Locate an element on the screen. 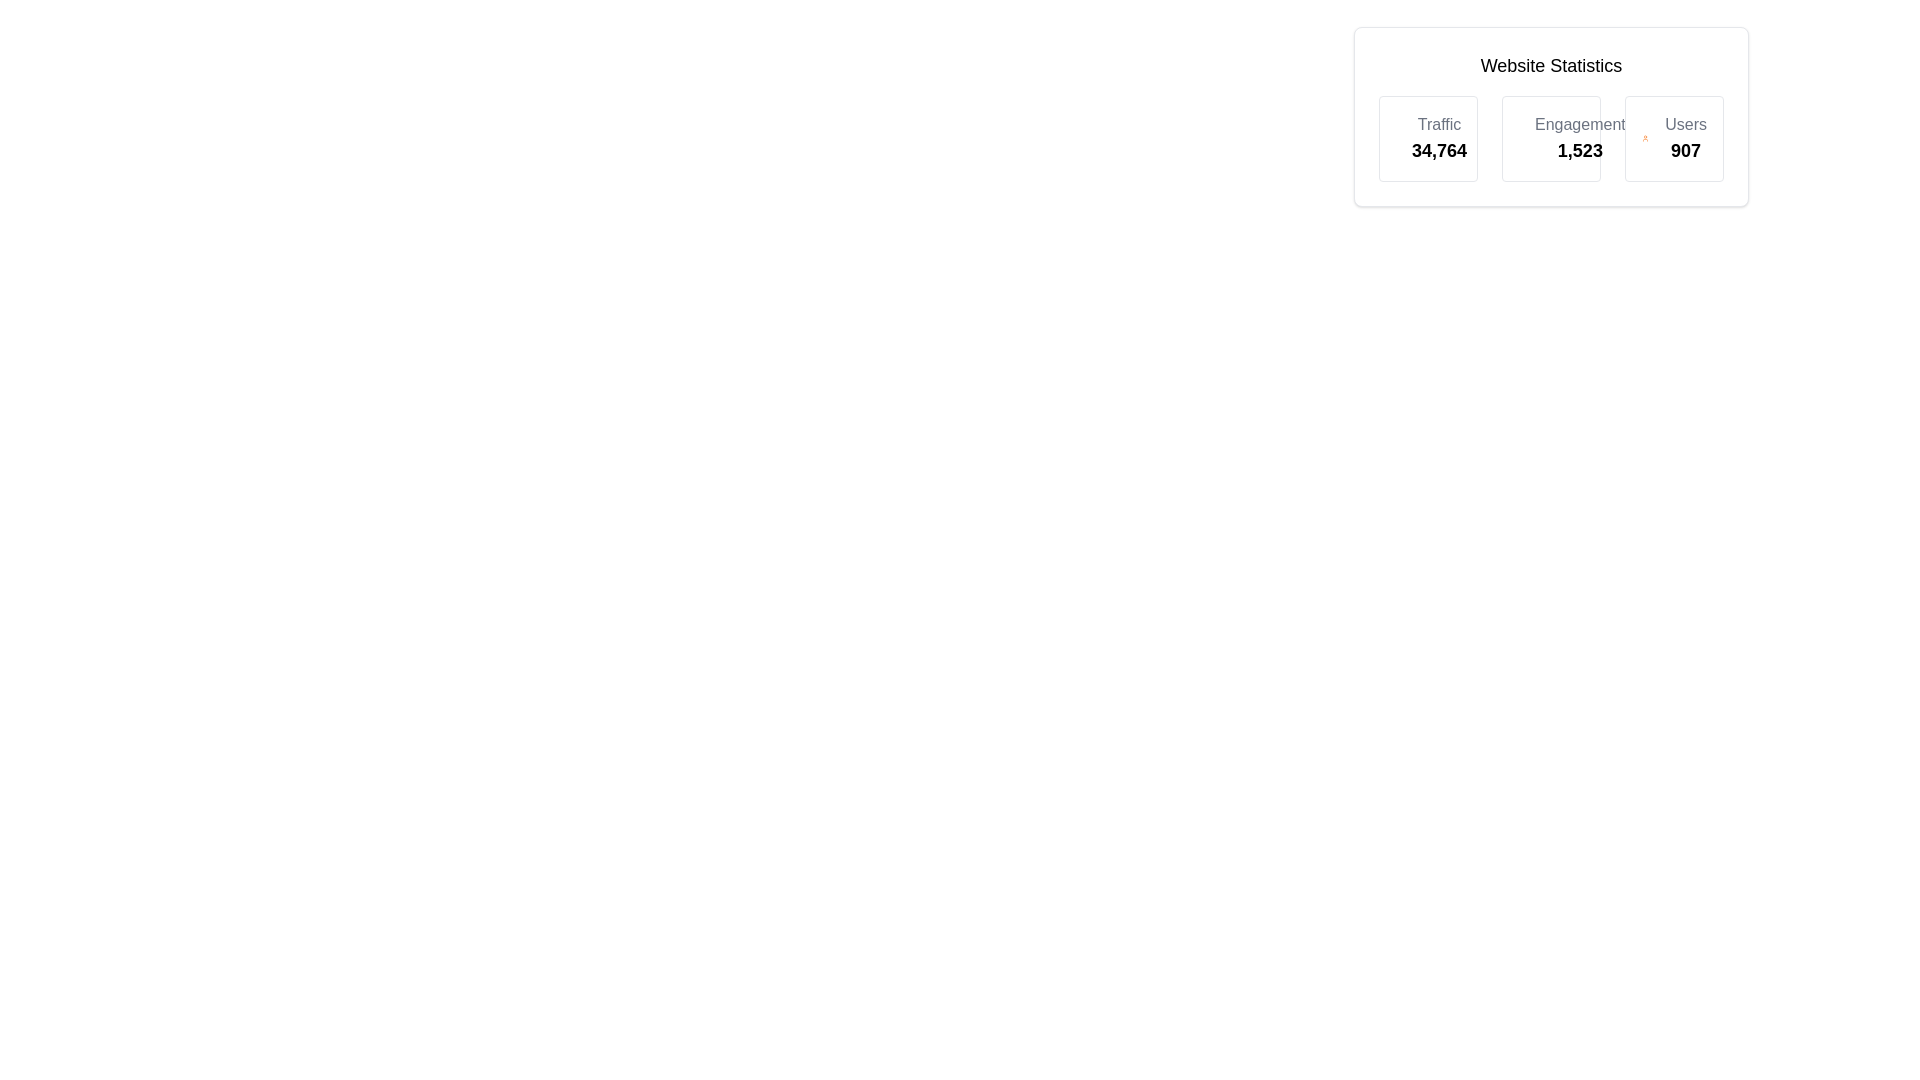 The width and height of the screenshot is (1920, 1080). the Text label that provides context for the number '907' representing the count of users, located in the top-right corner of a statistics box is located at coordinates (1685, 124).